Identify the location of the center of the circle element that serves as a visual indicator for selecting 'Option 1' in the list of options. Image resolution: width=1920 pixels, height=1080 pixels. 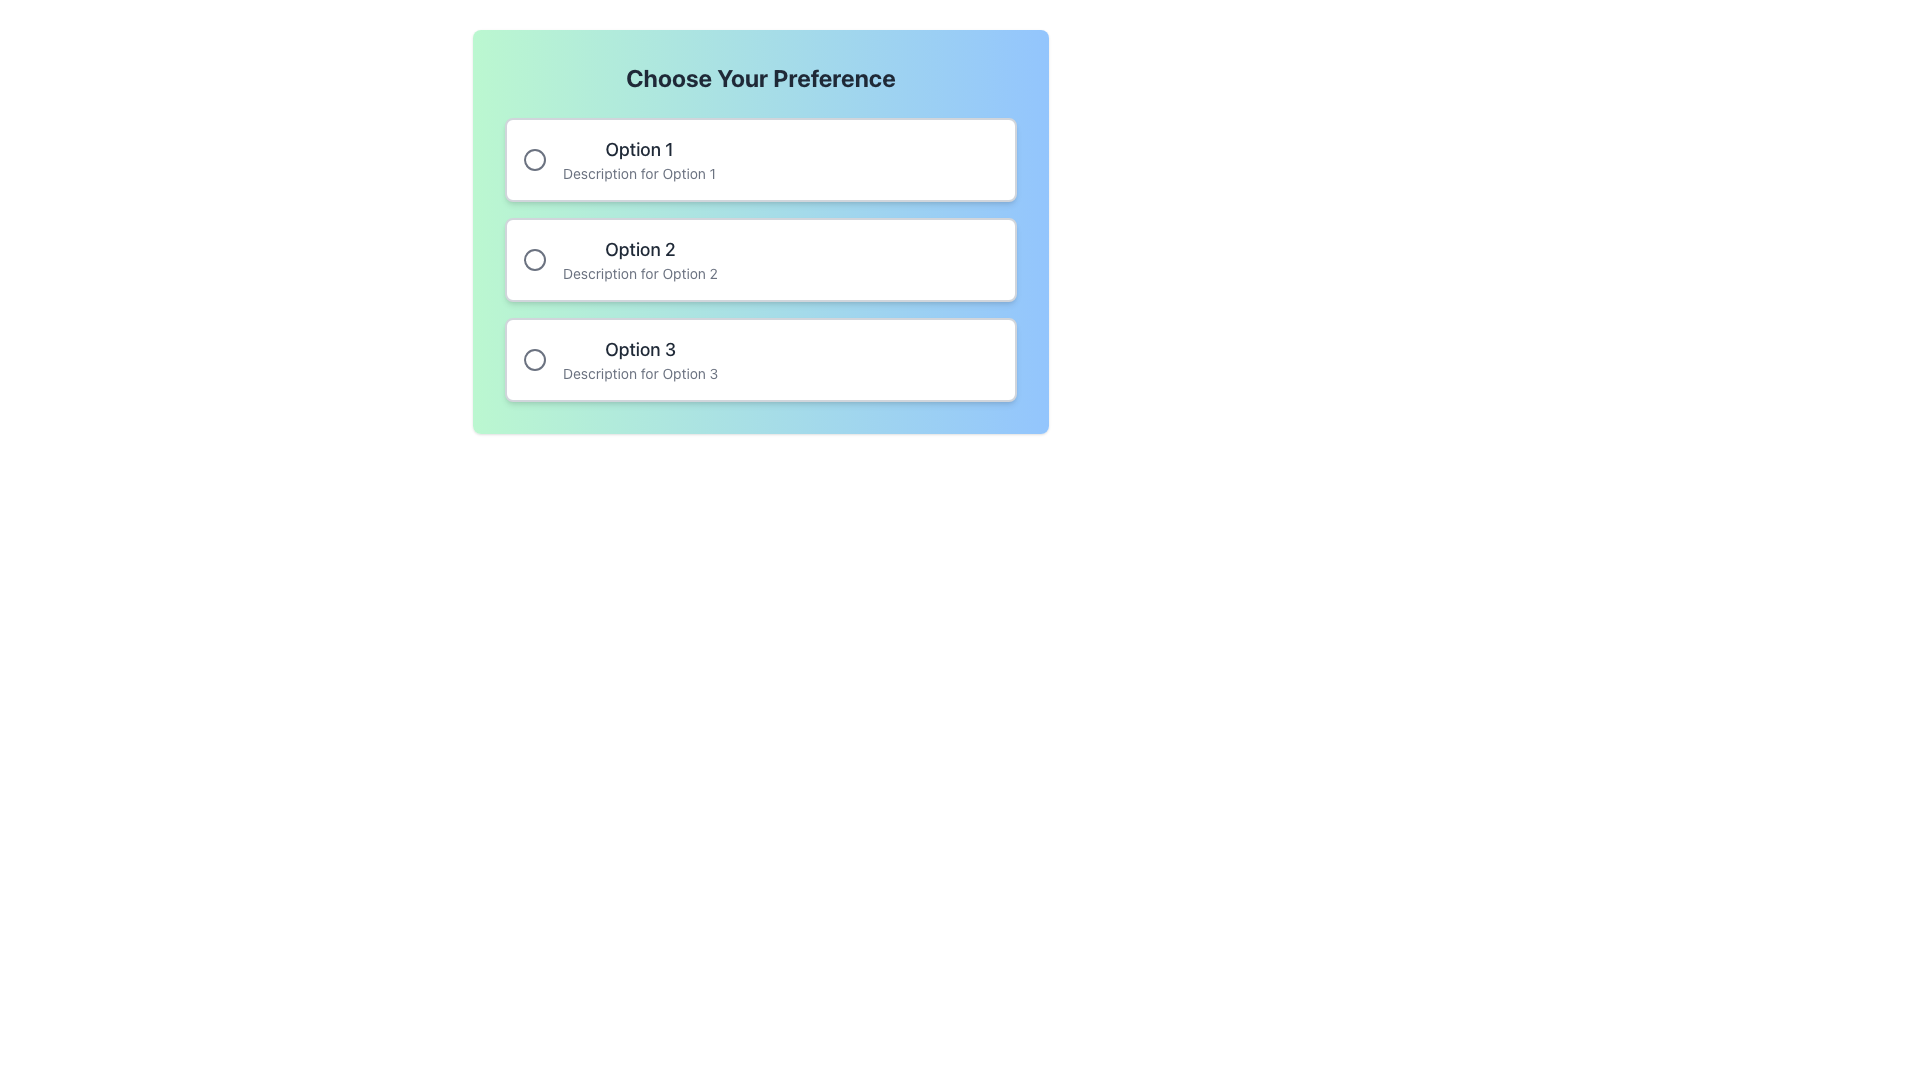
(534, 158).